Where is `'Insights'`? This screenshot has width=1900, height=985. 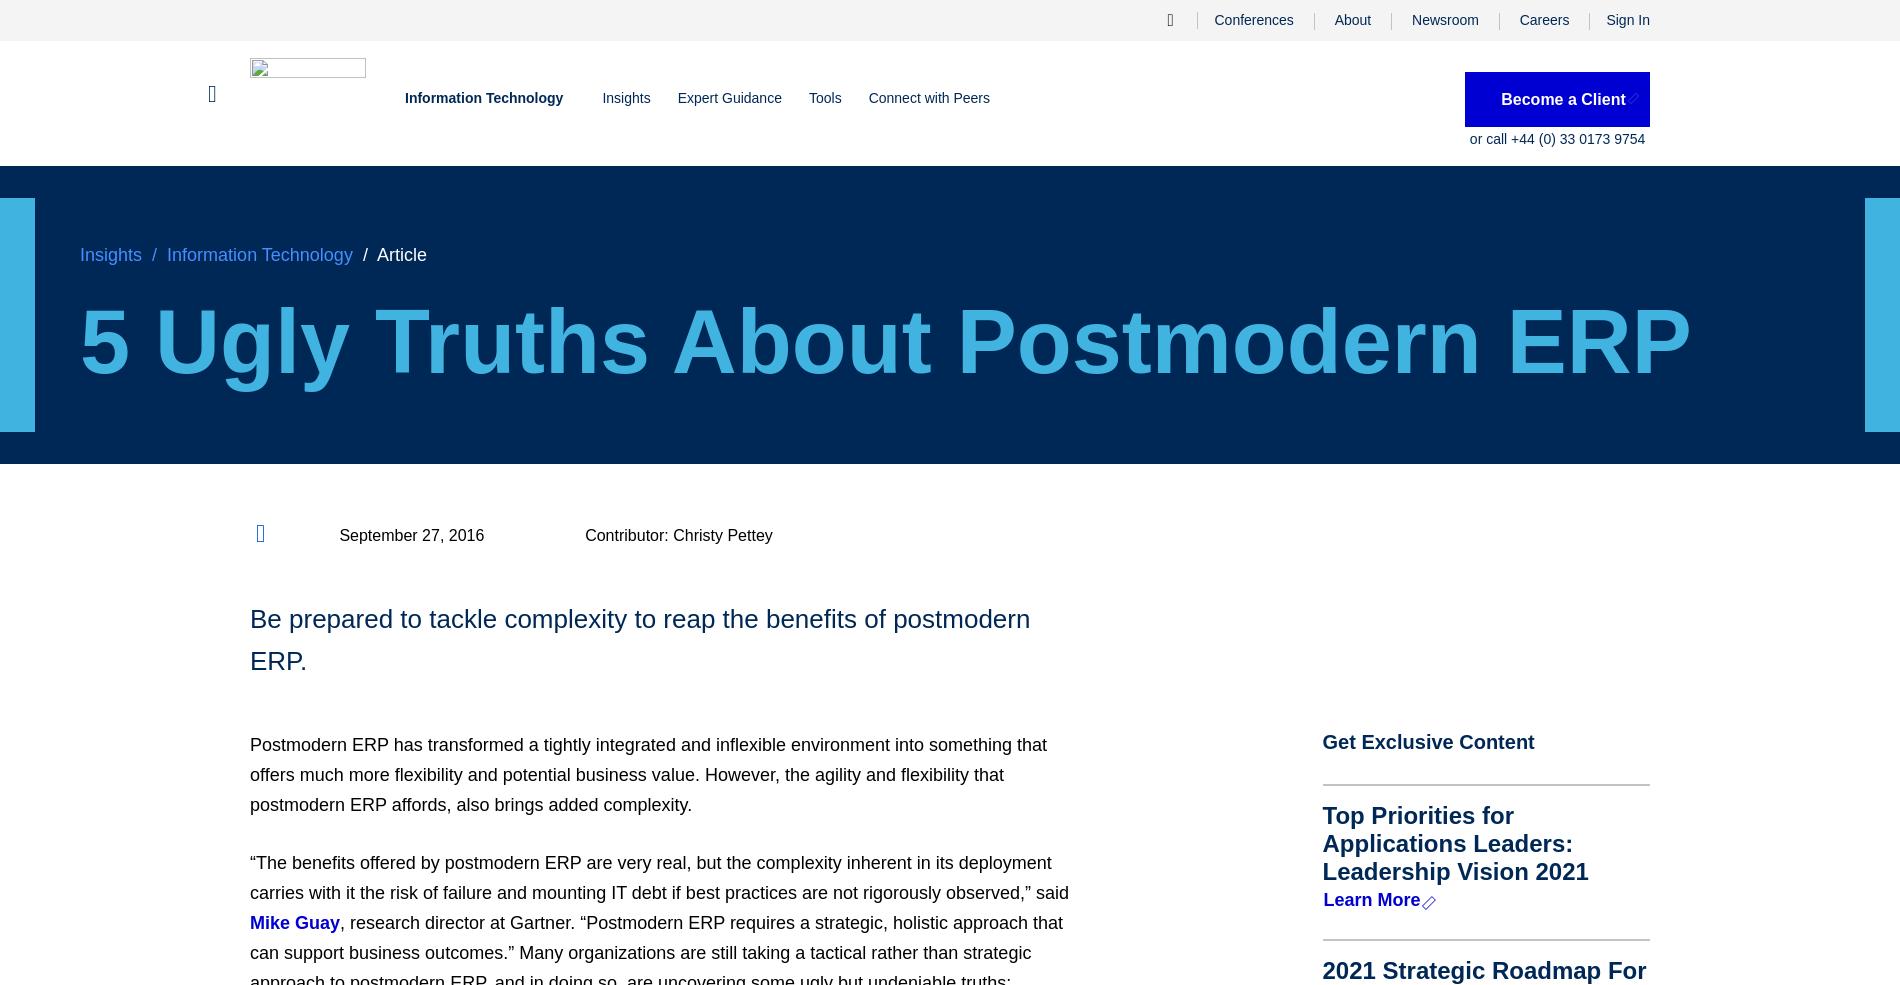 'Insights' is located at coordinates (110, 254).